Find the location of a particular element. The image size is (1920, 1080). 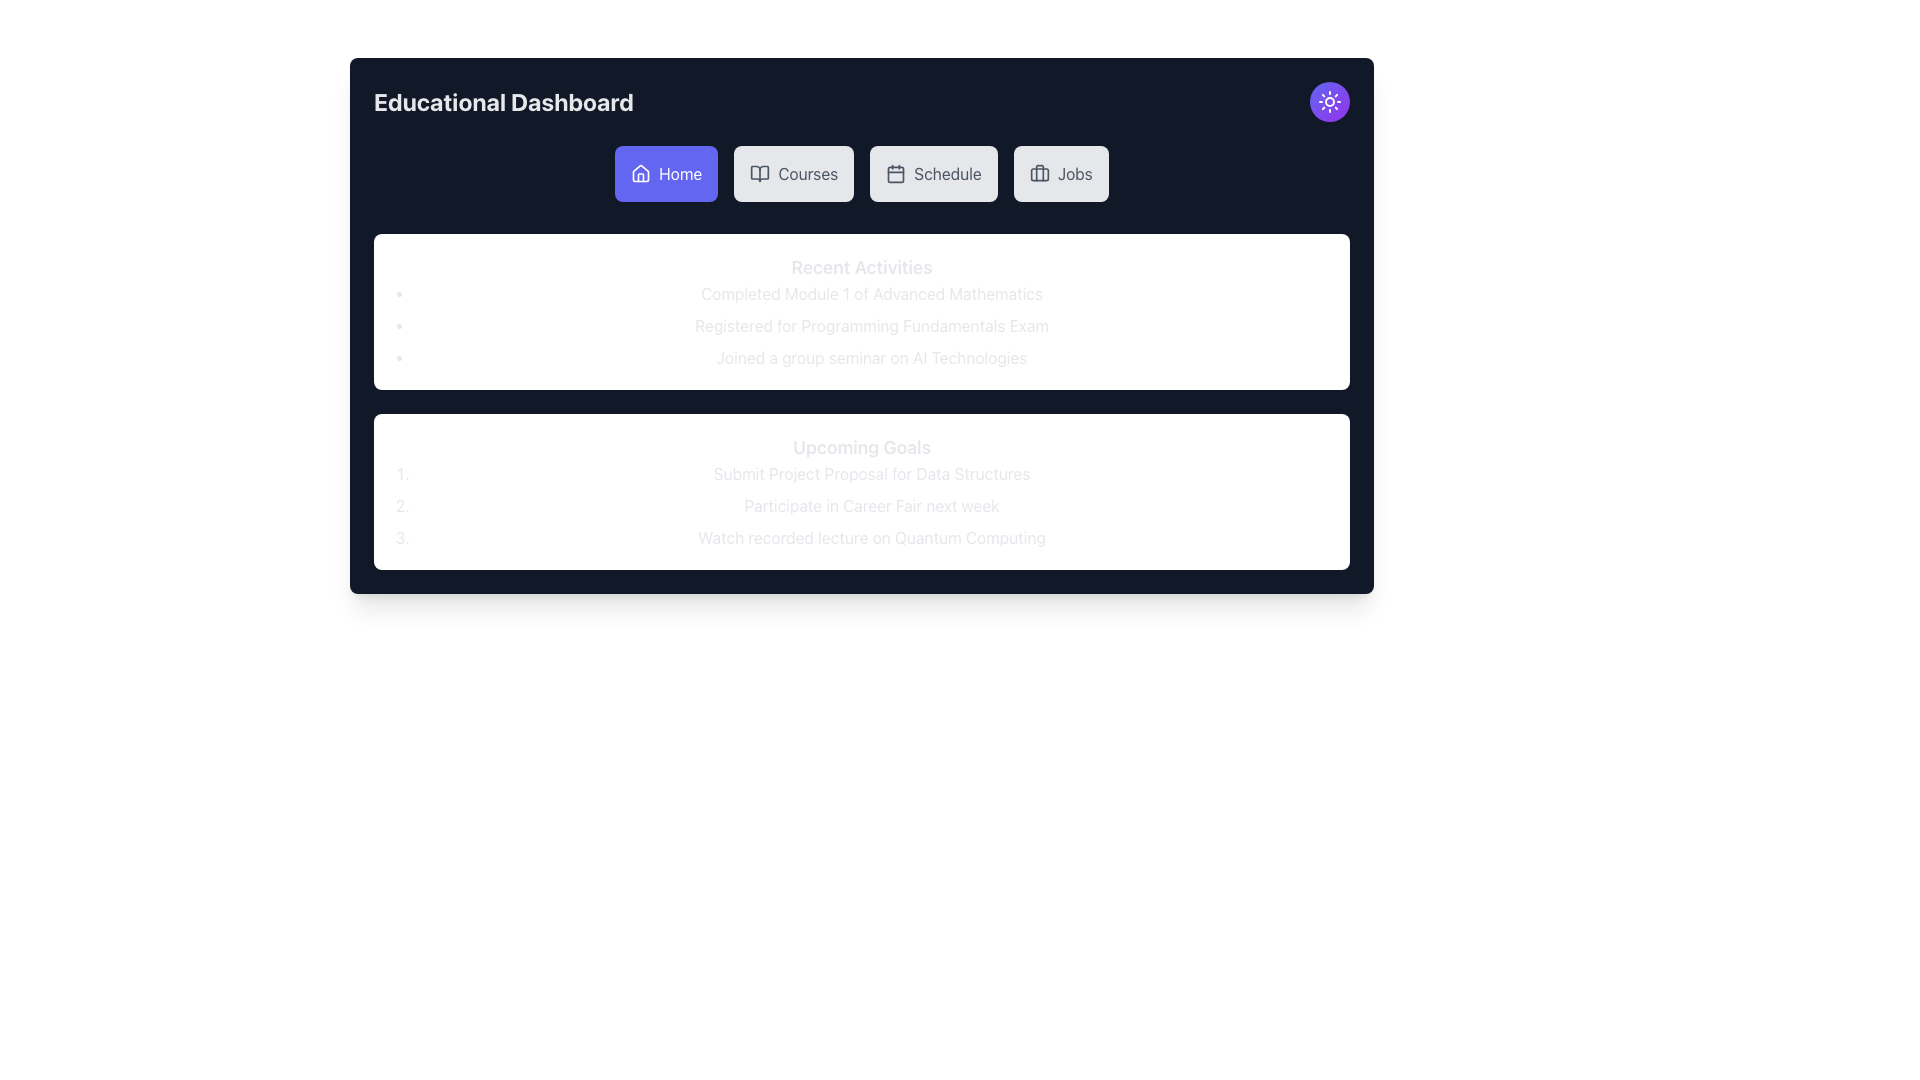

the first item in the ordered list under the 'Upcoming Goals' section that describes upcoming goals for the user is located at coordinates (872, 474).